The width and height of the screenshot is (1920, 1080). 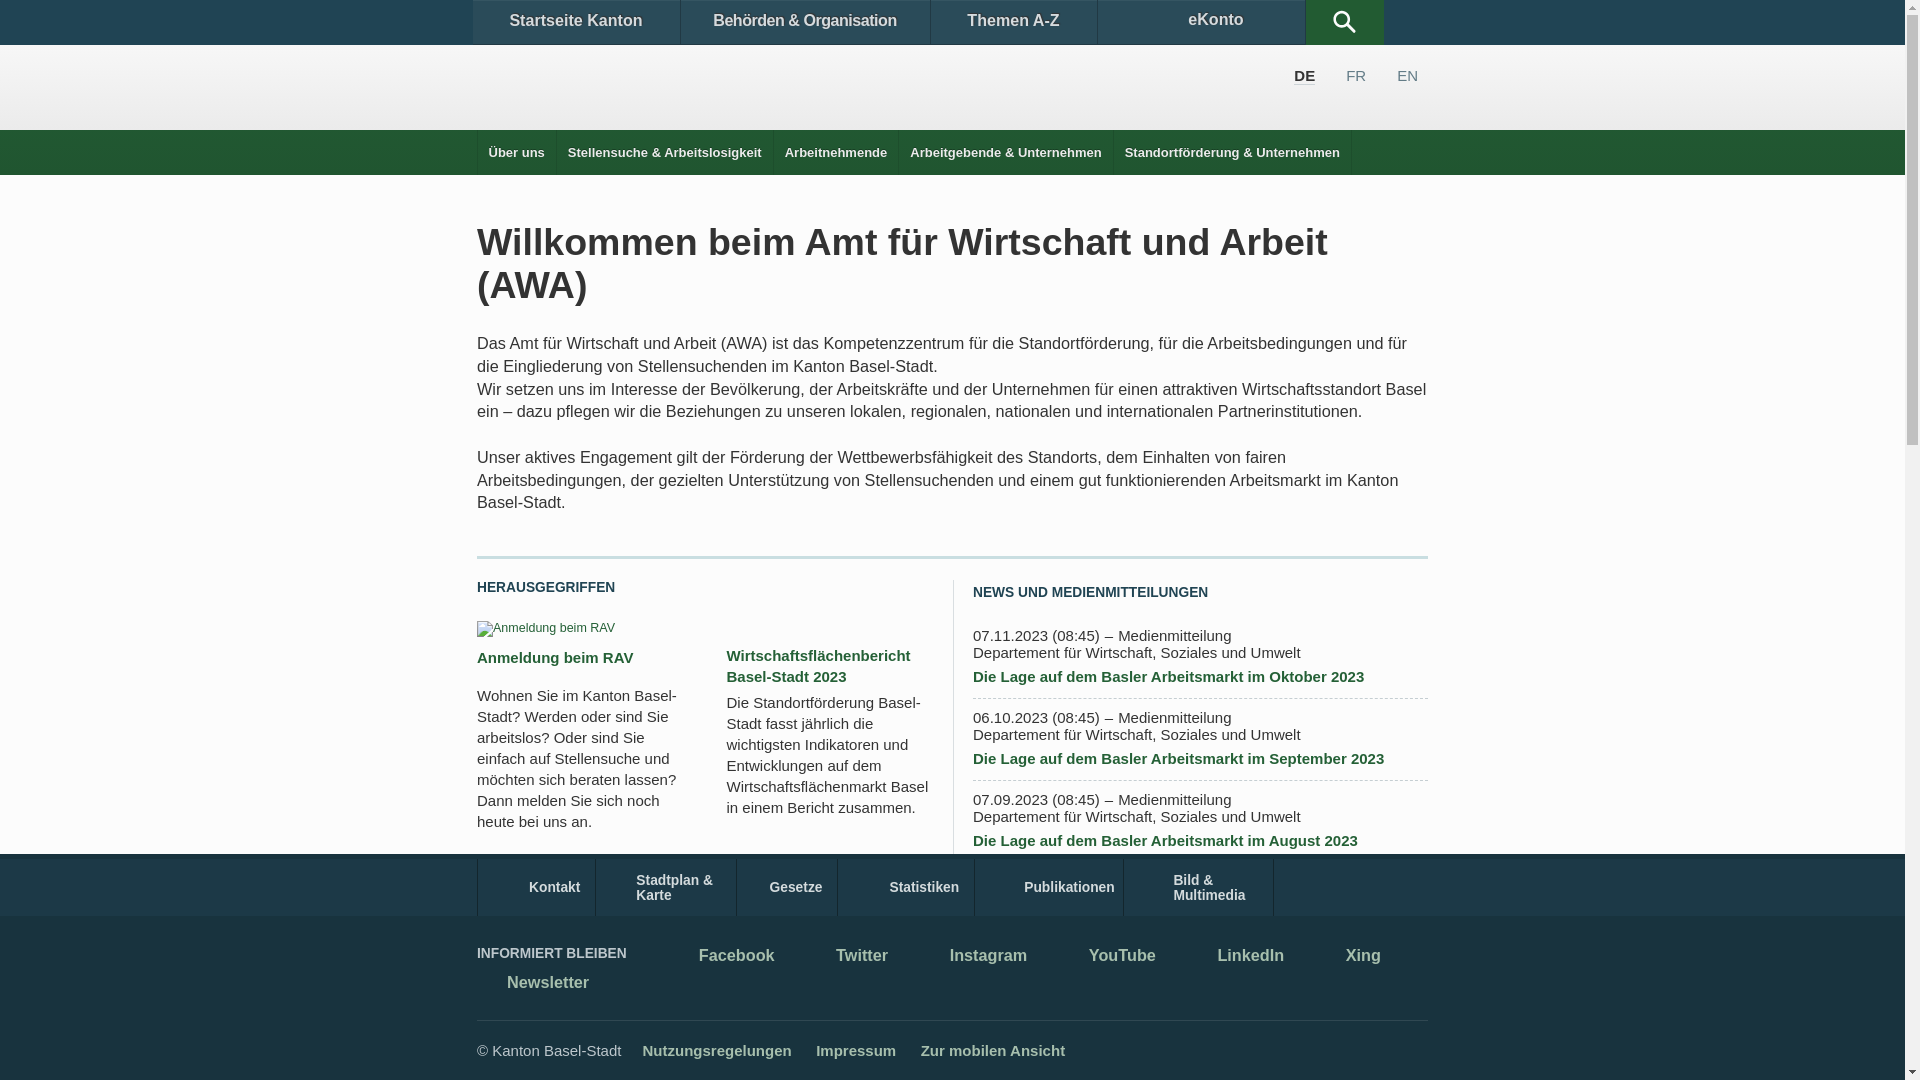 I want to click on 'Publikationen', so click(x=1048, y=886).